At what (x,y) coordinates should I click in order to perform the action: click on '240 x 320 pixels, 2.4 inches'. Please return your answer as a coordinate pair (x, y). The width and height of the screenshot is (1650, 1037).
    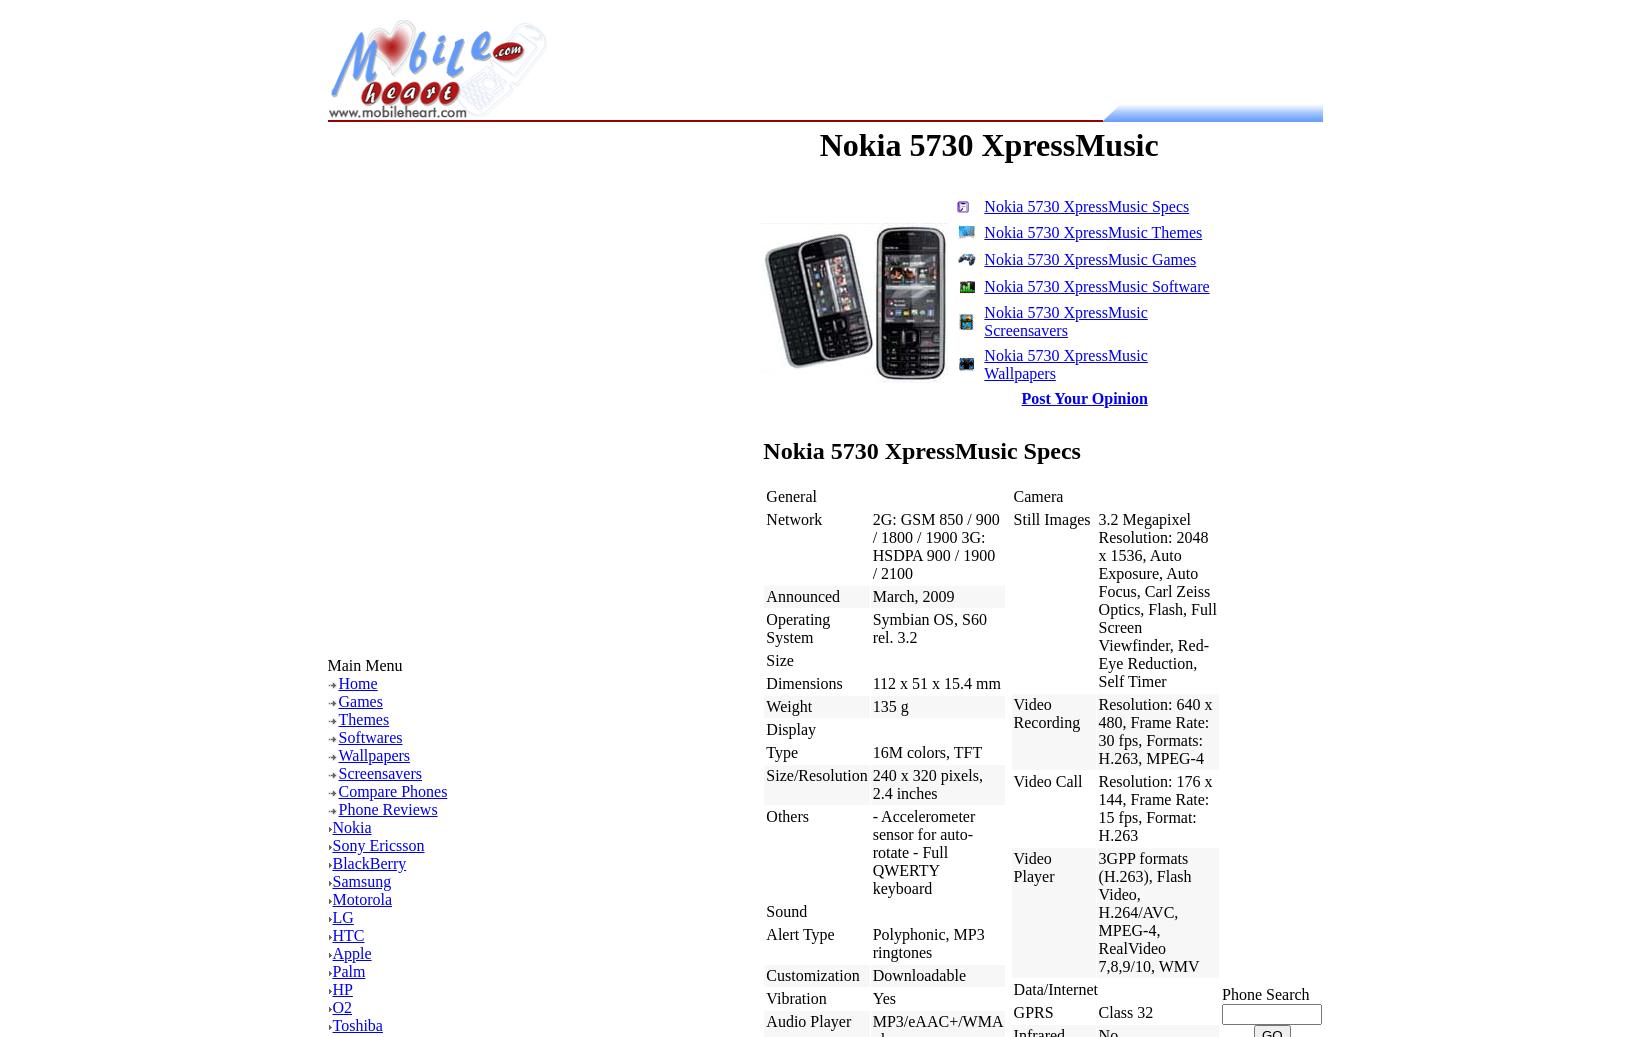
    Looking at the image, I should click on (926, 784).